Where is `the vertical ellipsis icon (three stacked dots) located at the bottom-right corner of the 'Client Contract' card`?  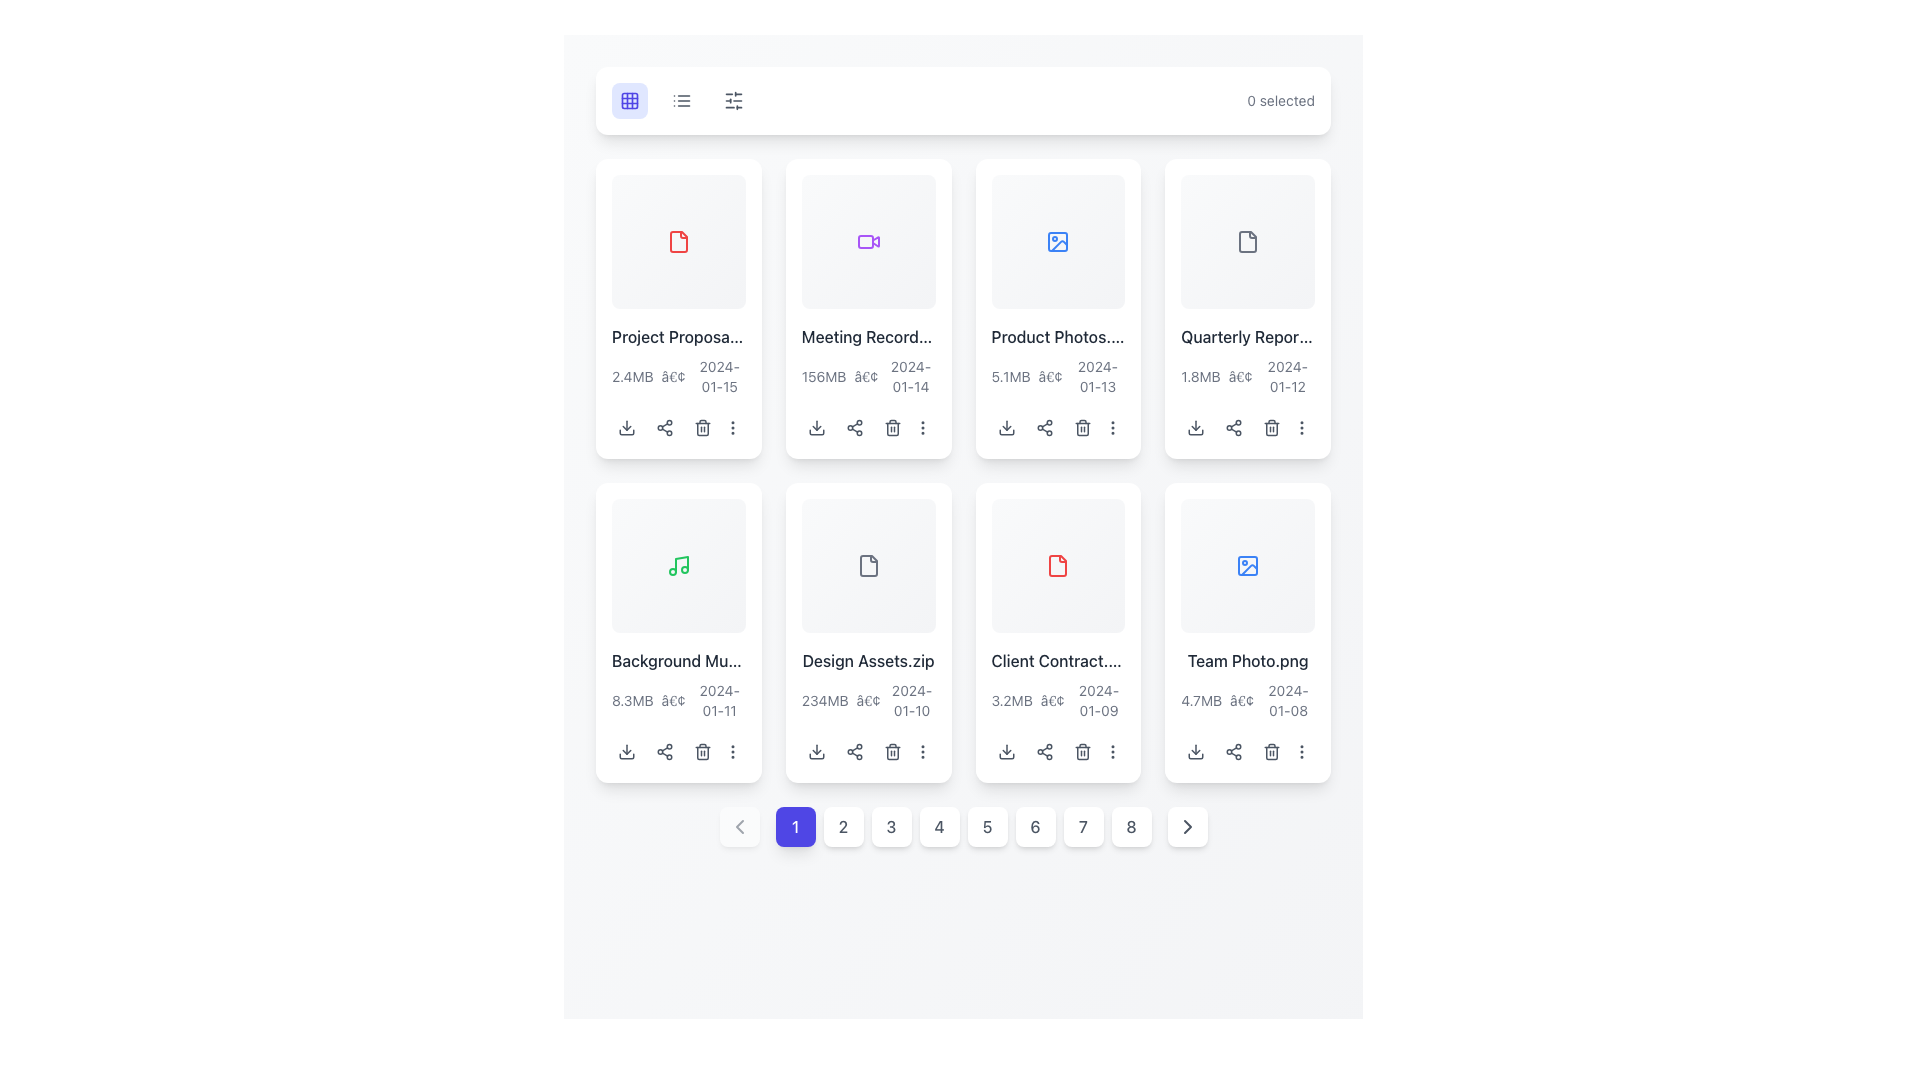 the vertical ellipsis icon (three stacked dots) located at the bottom-right corner of the 'Client Contract' card is located at coordinates (1111, 751).